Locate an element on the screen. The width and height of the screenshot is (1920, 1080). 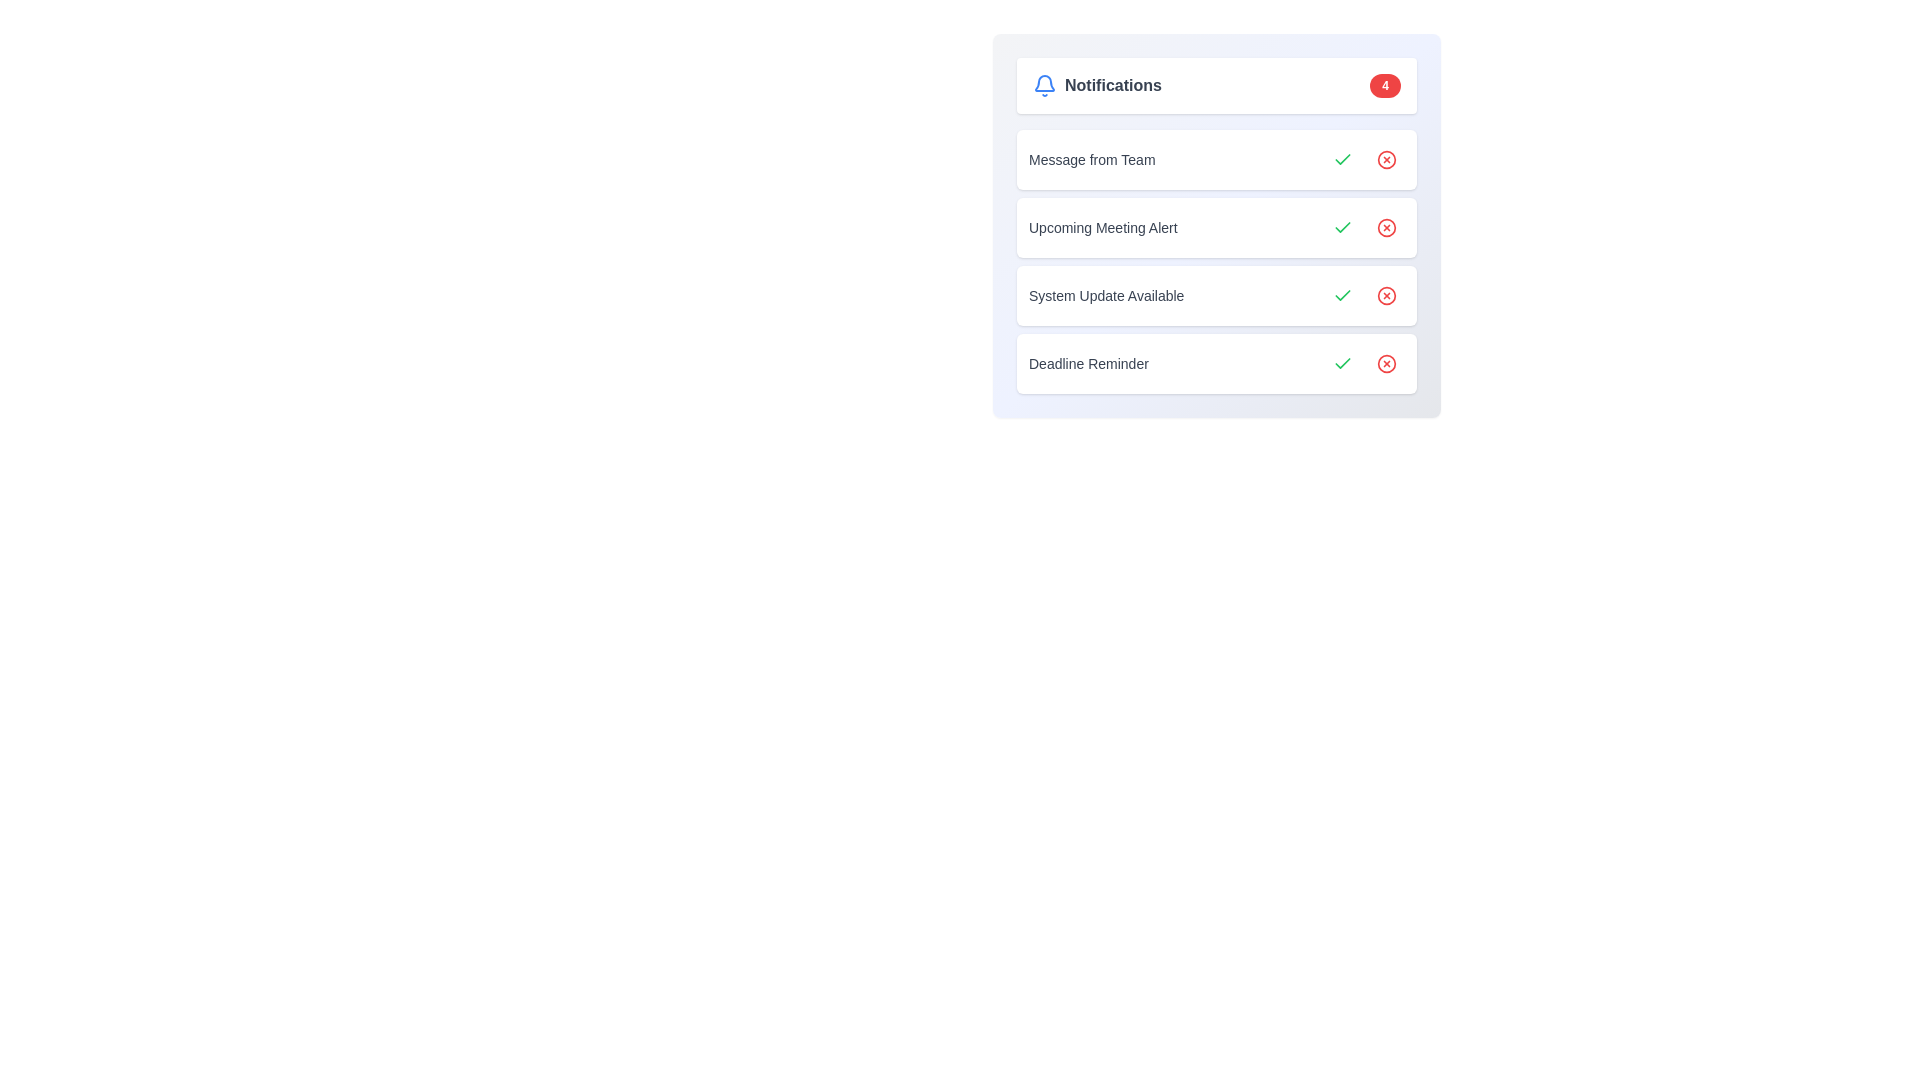
the button with an icon that marks an item as completed or approved, located between 'Upcoming Meeting Alert' and a red circular button in the second row of the notification list is located at coordinates (1343, 226).